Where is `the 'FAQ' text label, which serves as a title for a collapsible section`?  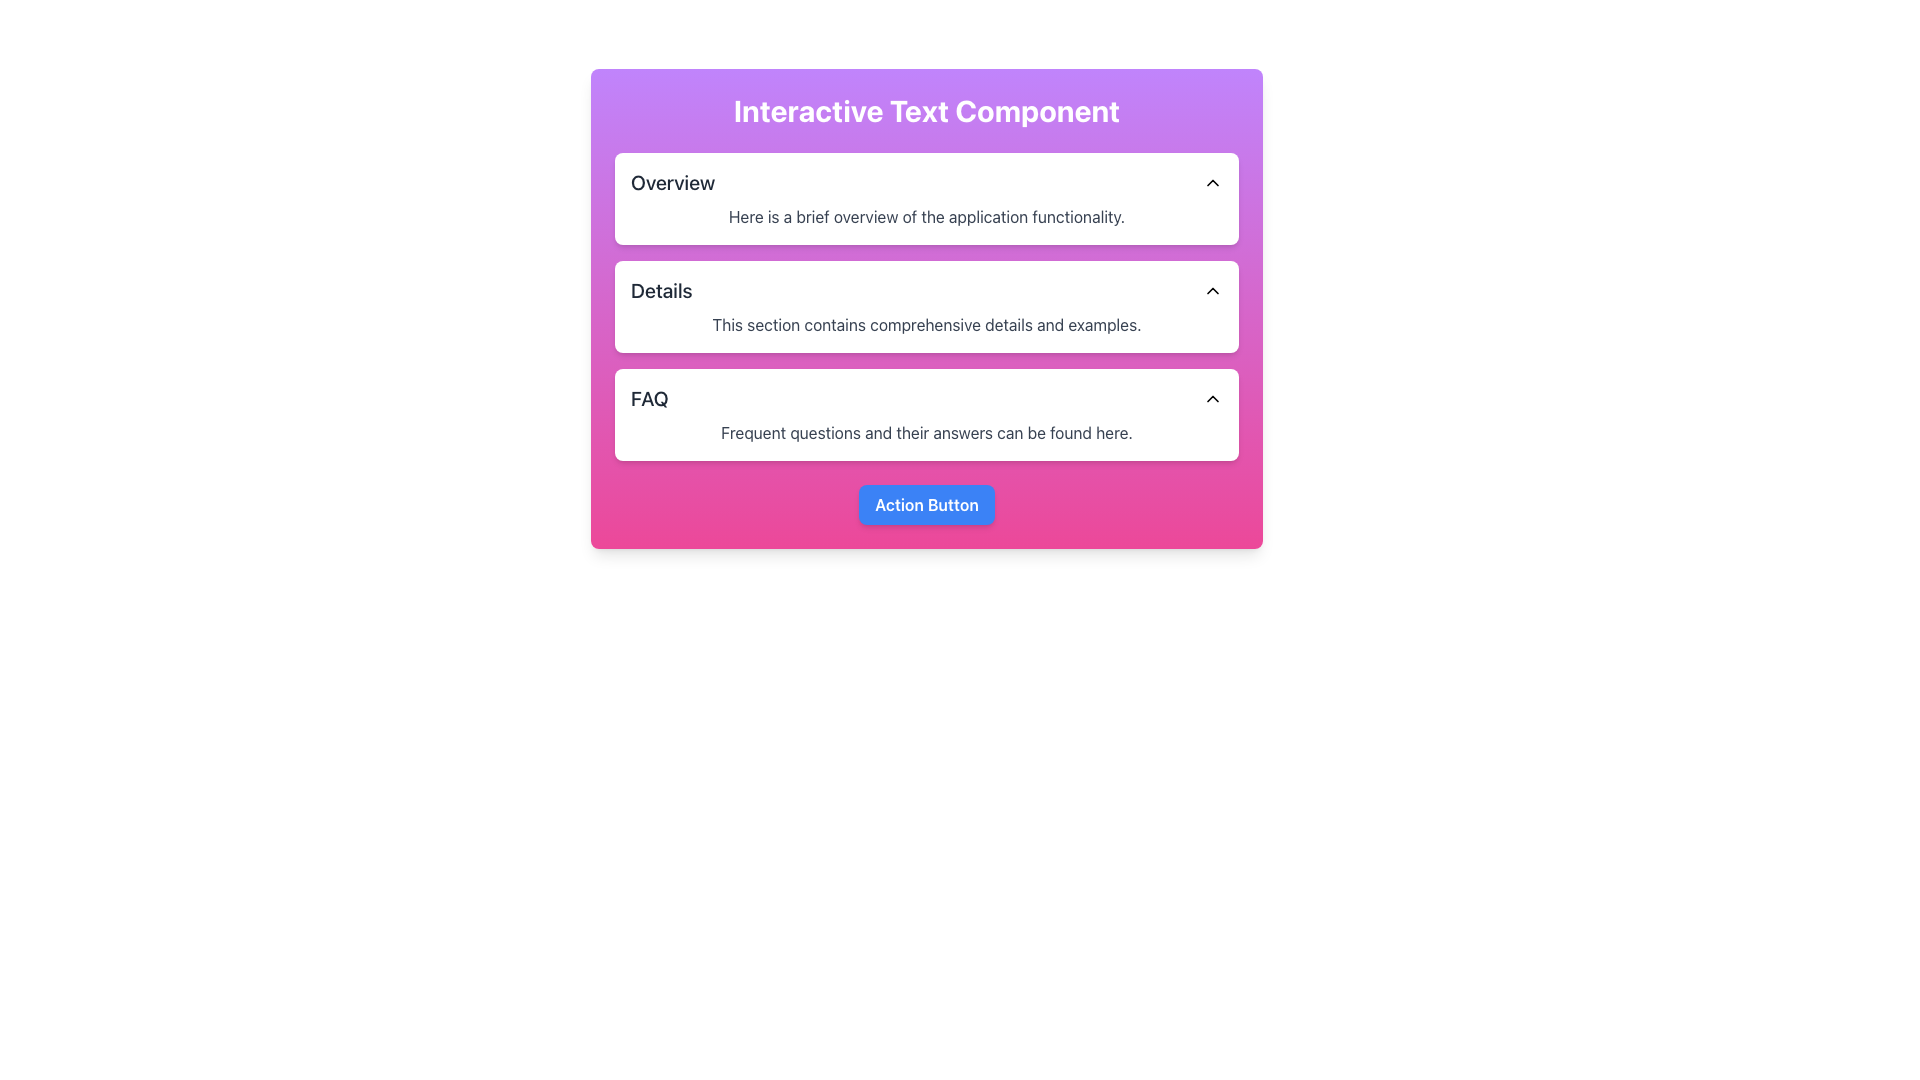
the 'FAQ' text label, which serves as a title for a collapsible section is located at coordinates (649, 398).